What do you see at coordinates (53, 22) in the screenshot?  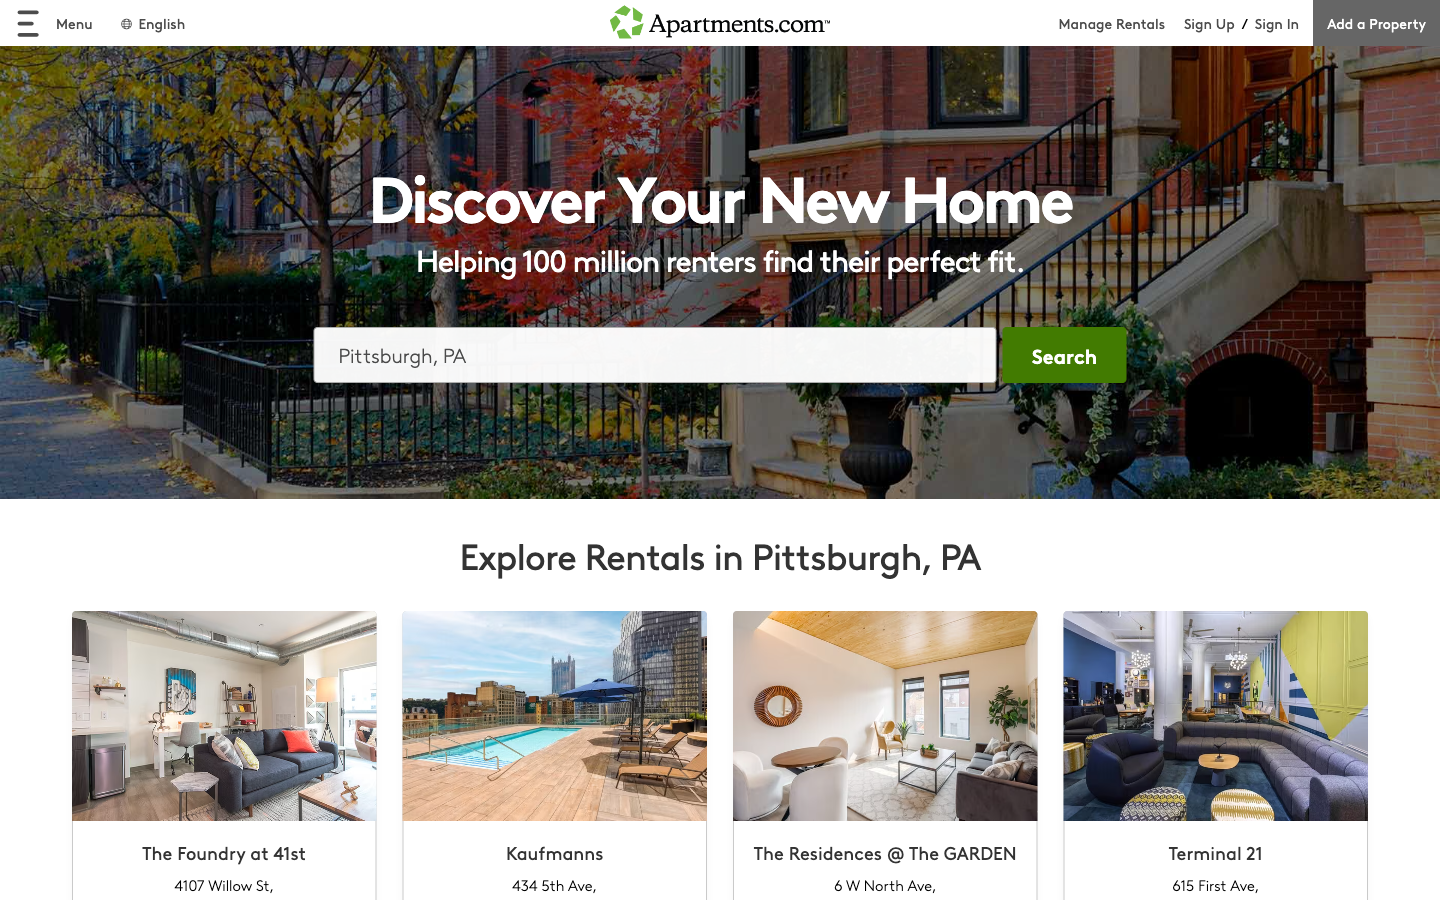 I see `reveal menu dropdown` at bounding box center [53, 22].